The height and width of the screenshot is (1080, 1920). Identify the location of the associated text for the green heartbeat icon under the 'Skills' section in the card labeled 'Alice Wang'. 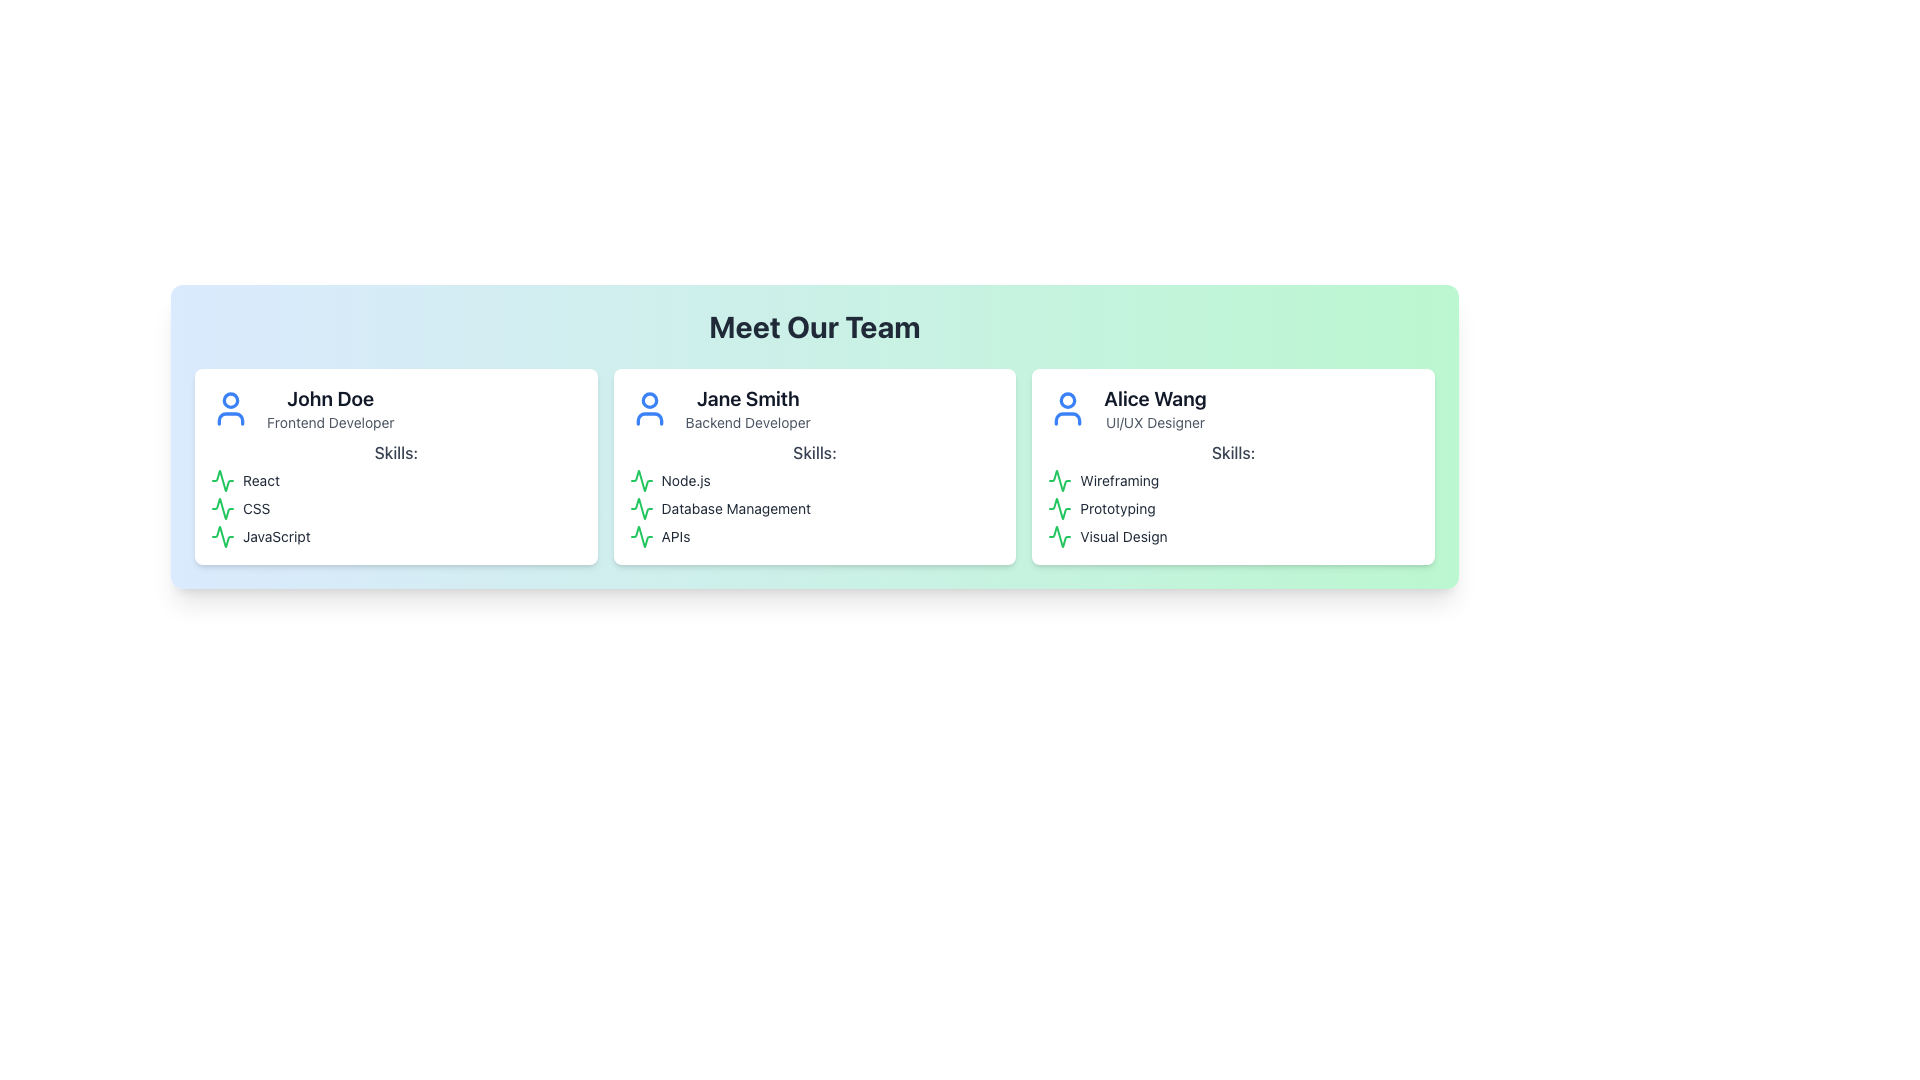
(1059, 508).